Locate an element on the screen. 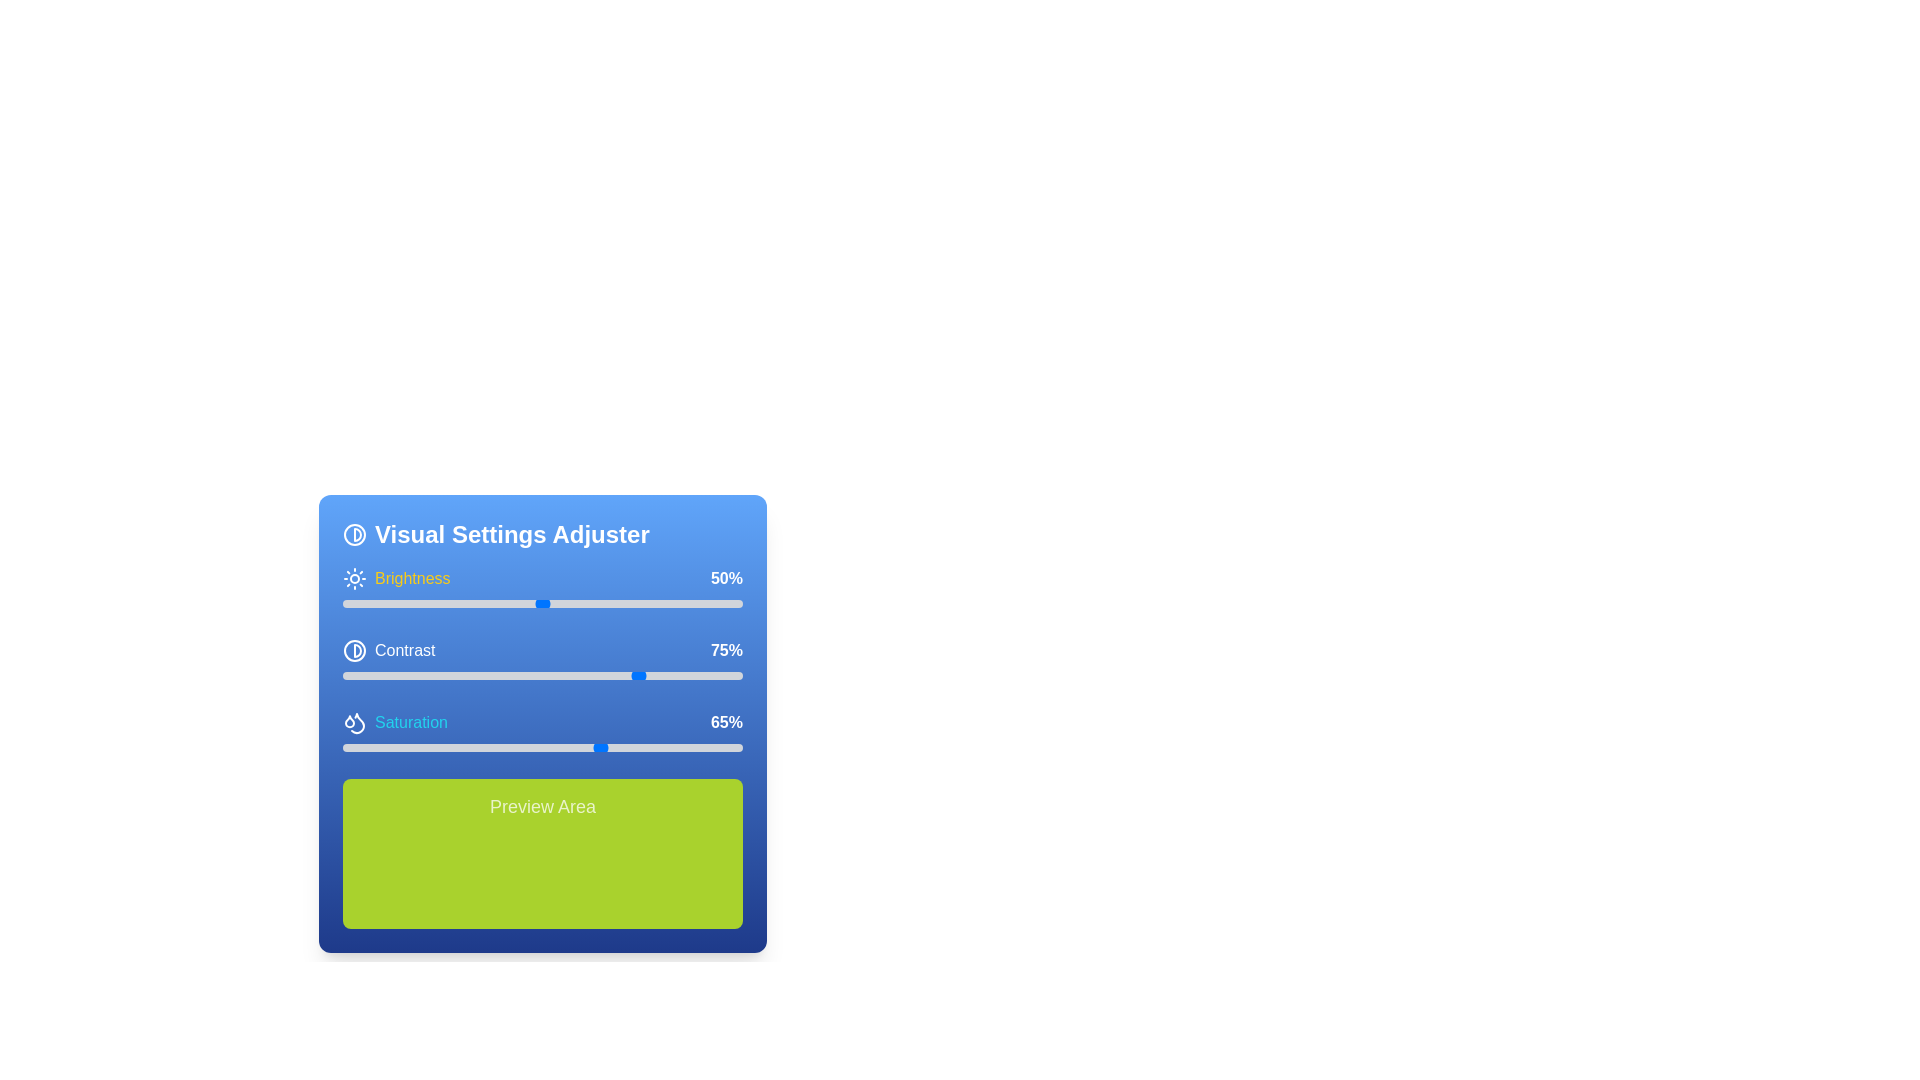 This screenshot has width=1920, height=1080. the brightness adjustment label located to the right of the sun icon in the 'Visual Settings Adjuster' panel is located at coordinates (396, 578).